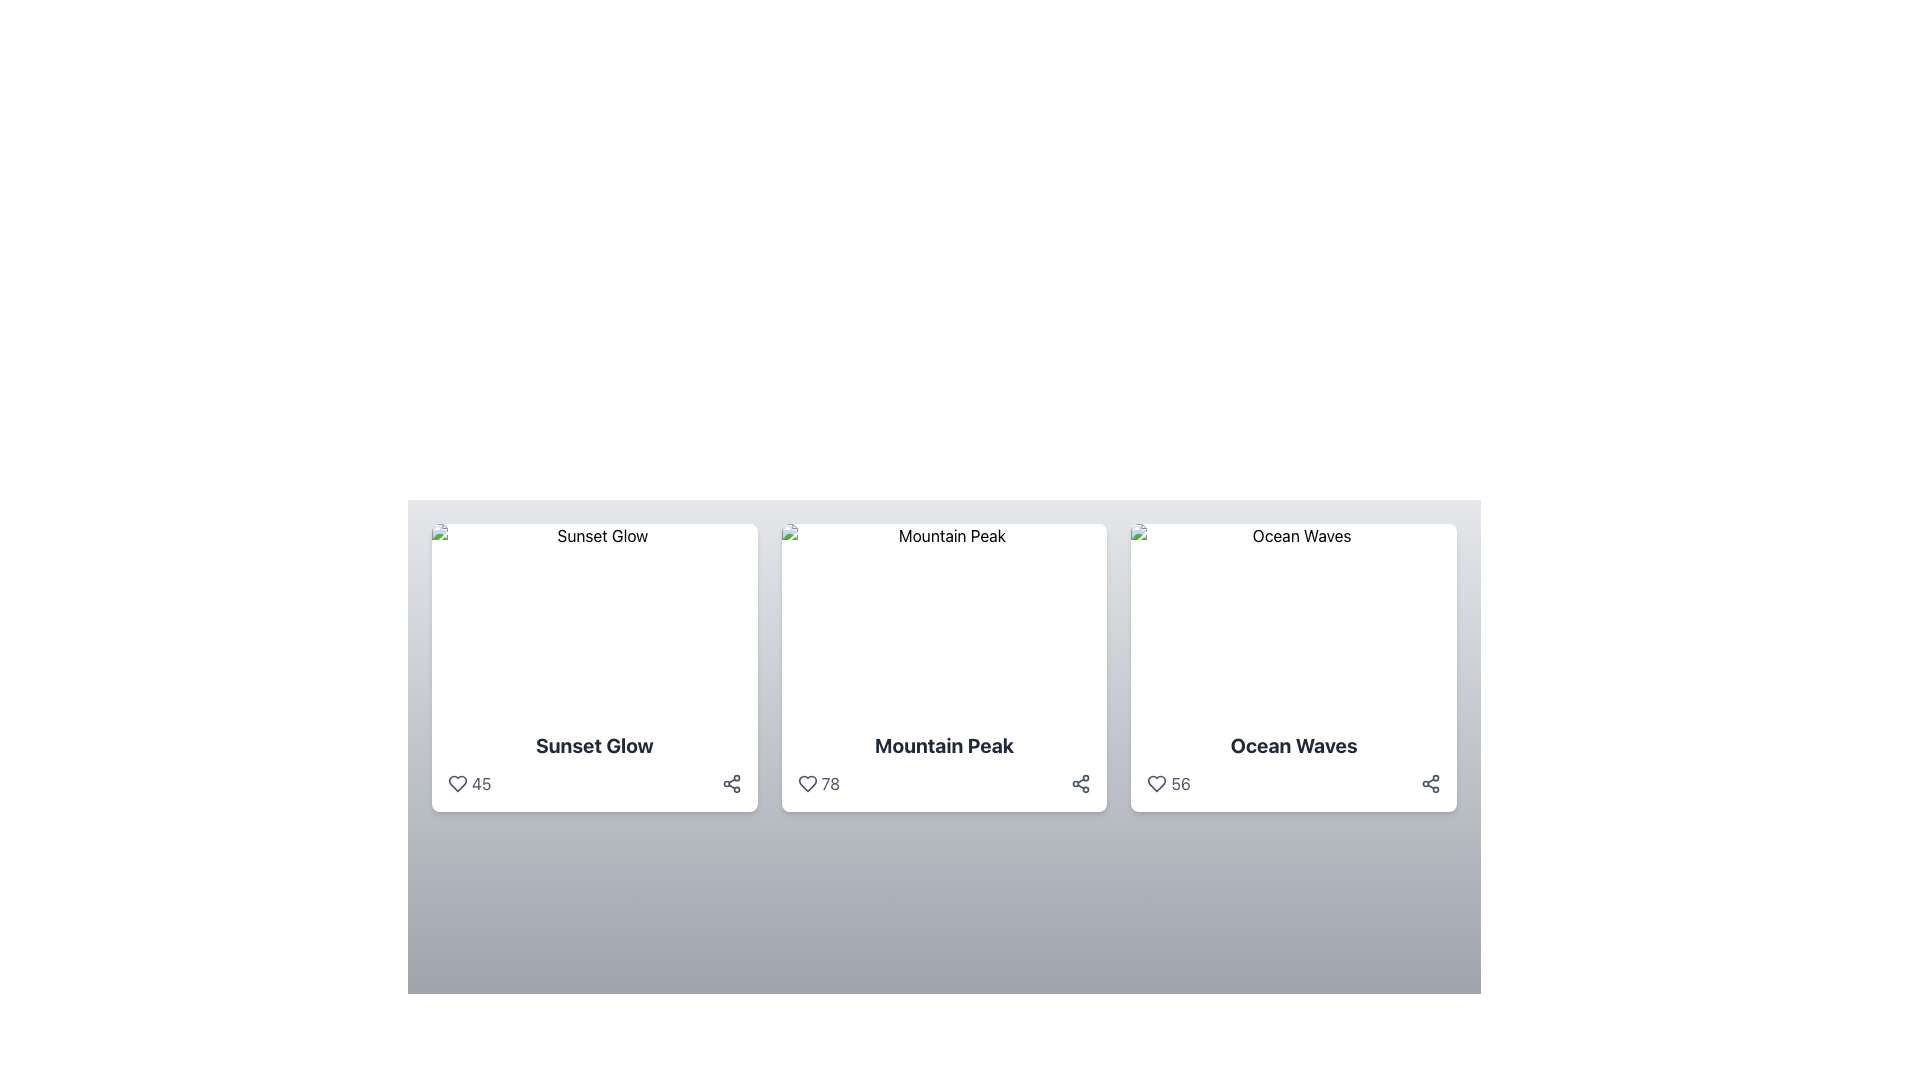  I want to click on like count displayed next to the gray heart icon in the Interactive Like Display, which shows the number '56', so click(1169, 782).